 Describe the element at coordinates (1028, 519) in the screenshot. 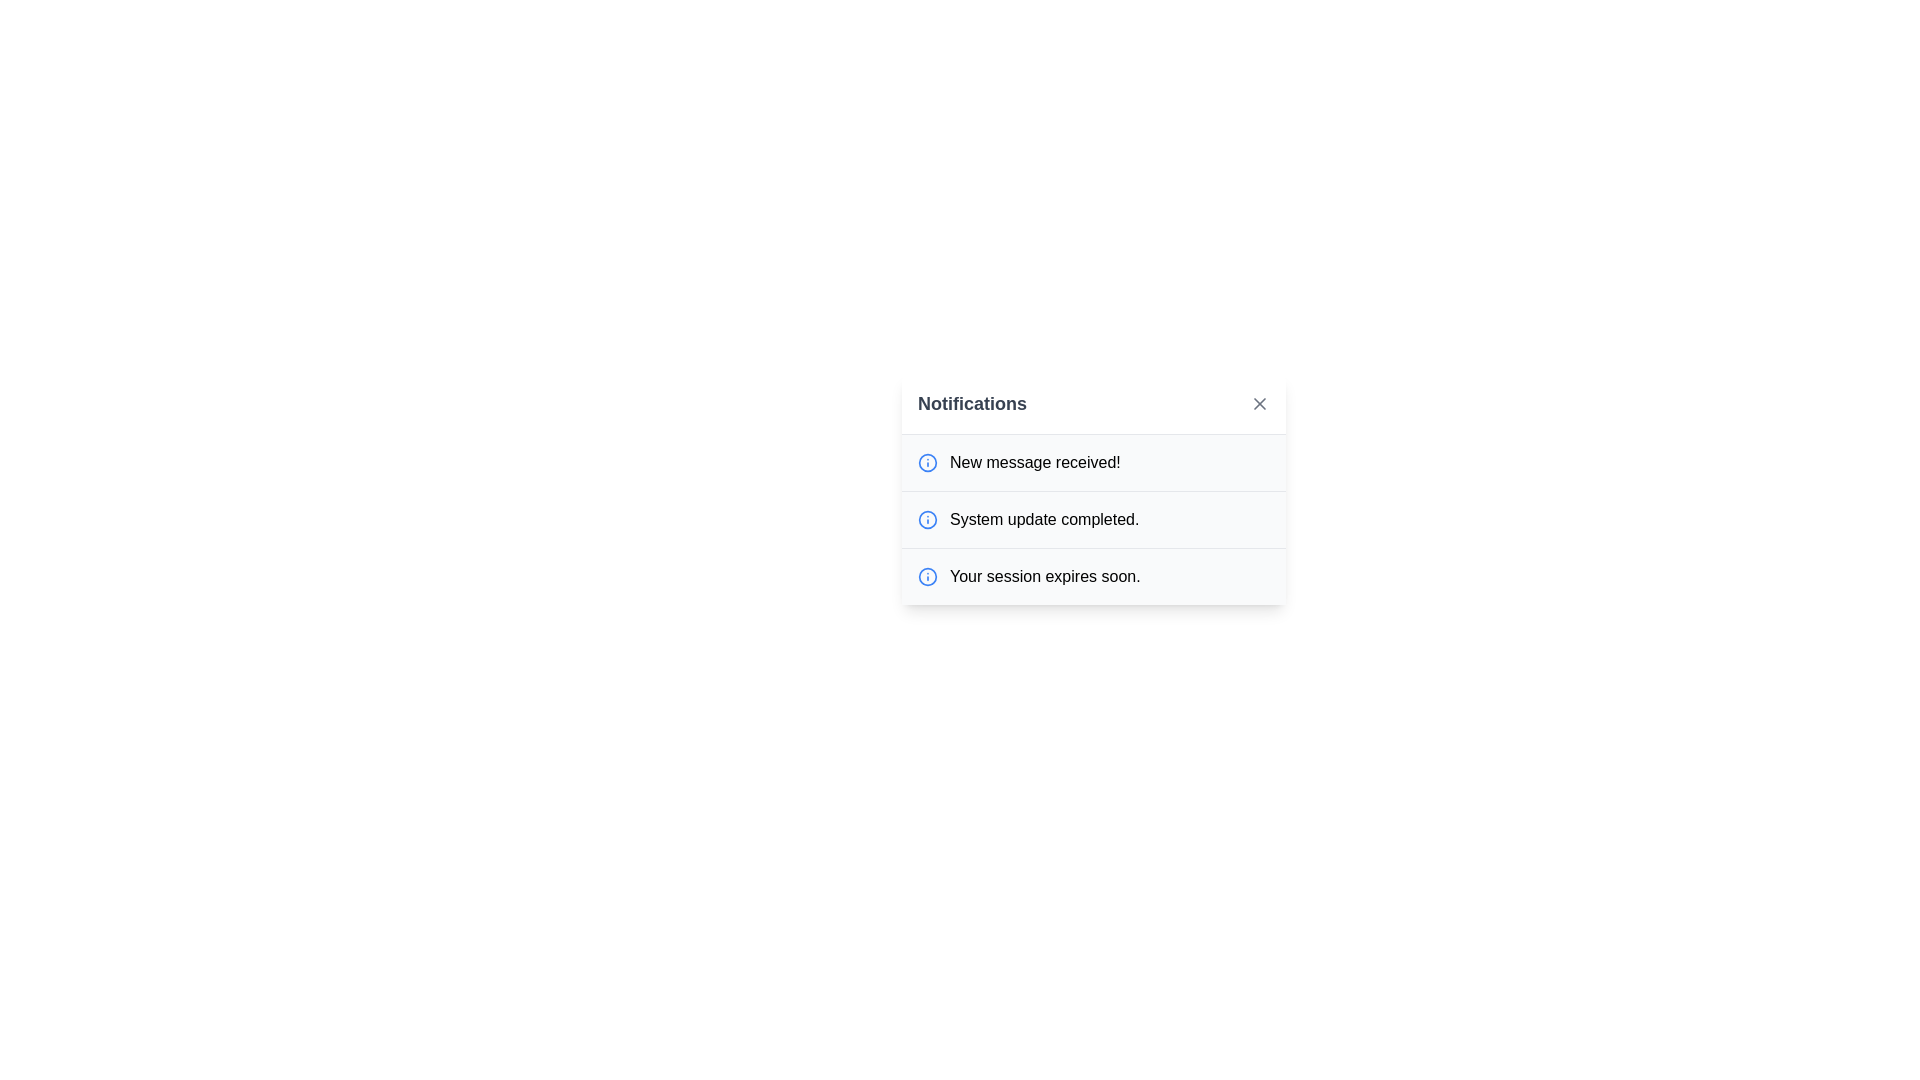

I see `the second notification item that contains the message 'System update completed.' and has an informational icon with a blue border` at that location.